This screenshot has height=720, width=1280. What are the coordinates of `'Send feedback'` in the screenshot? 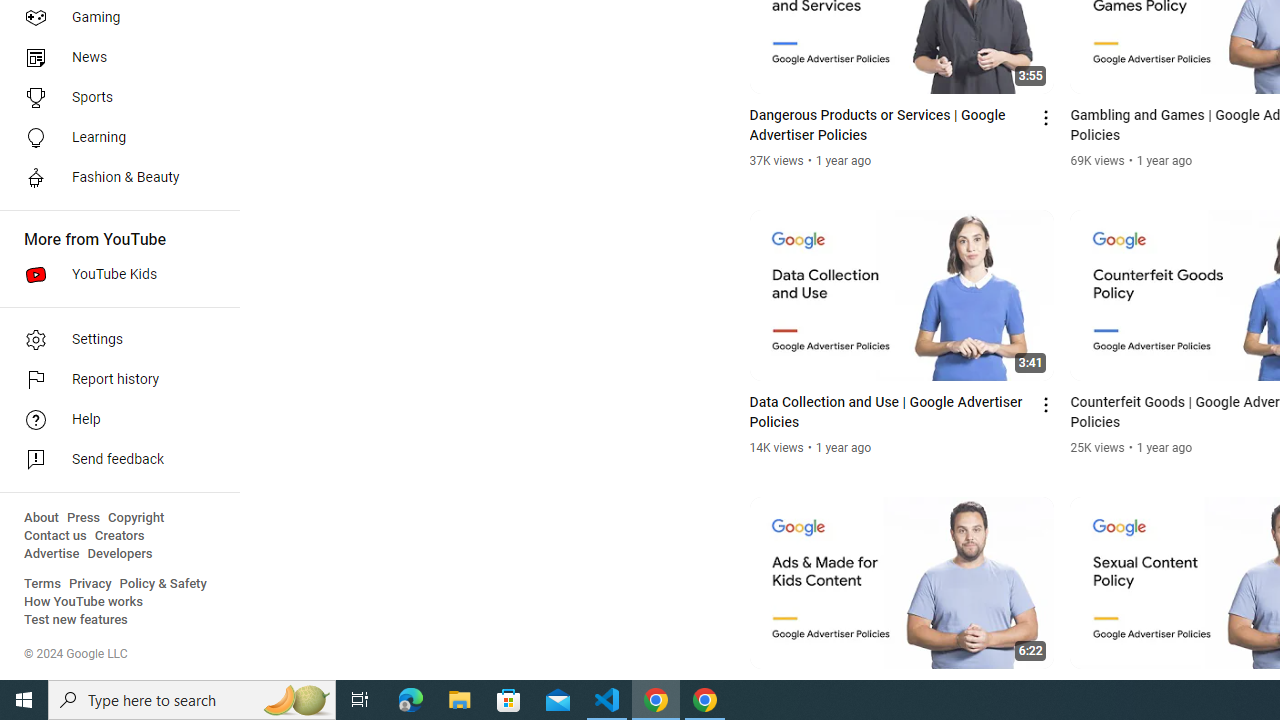 It's located at (112, 460).